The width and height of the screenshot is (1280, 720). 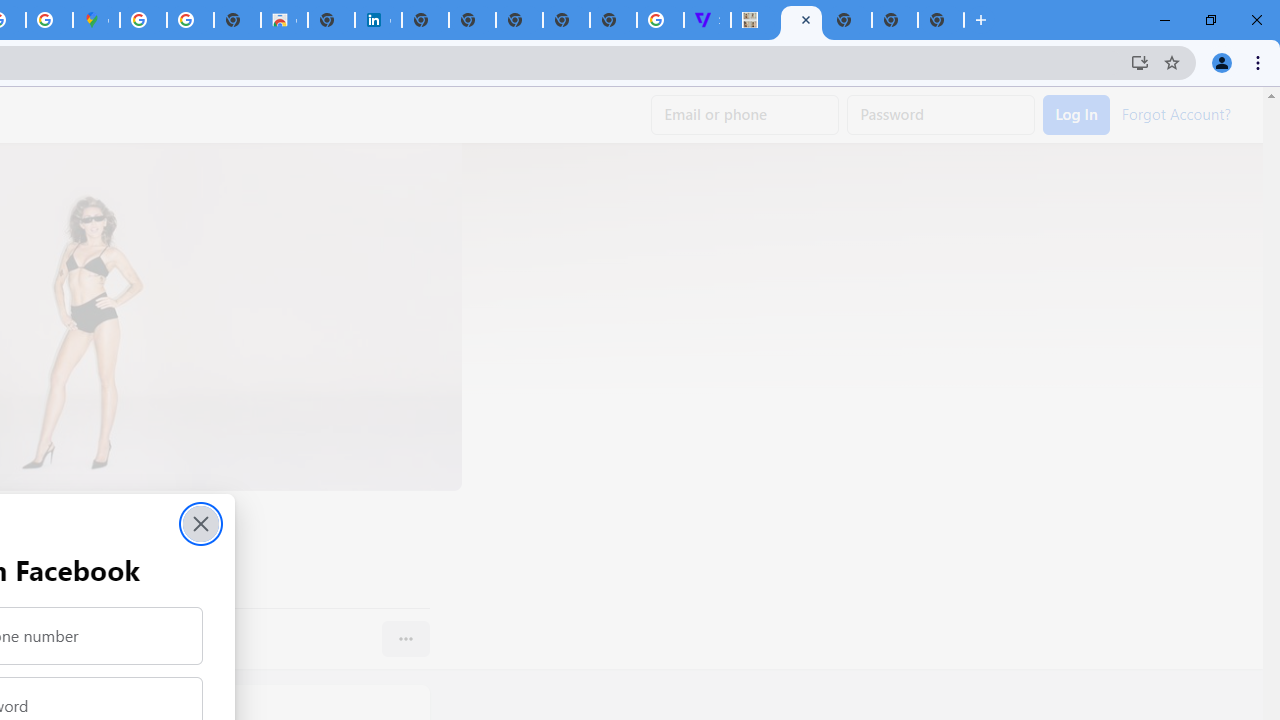 I want to click on 'MILEY CYRUS.', so click(x=753, y=20).